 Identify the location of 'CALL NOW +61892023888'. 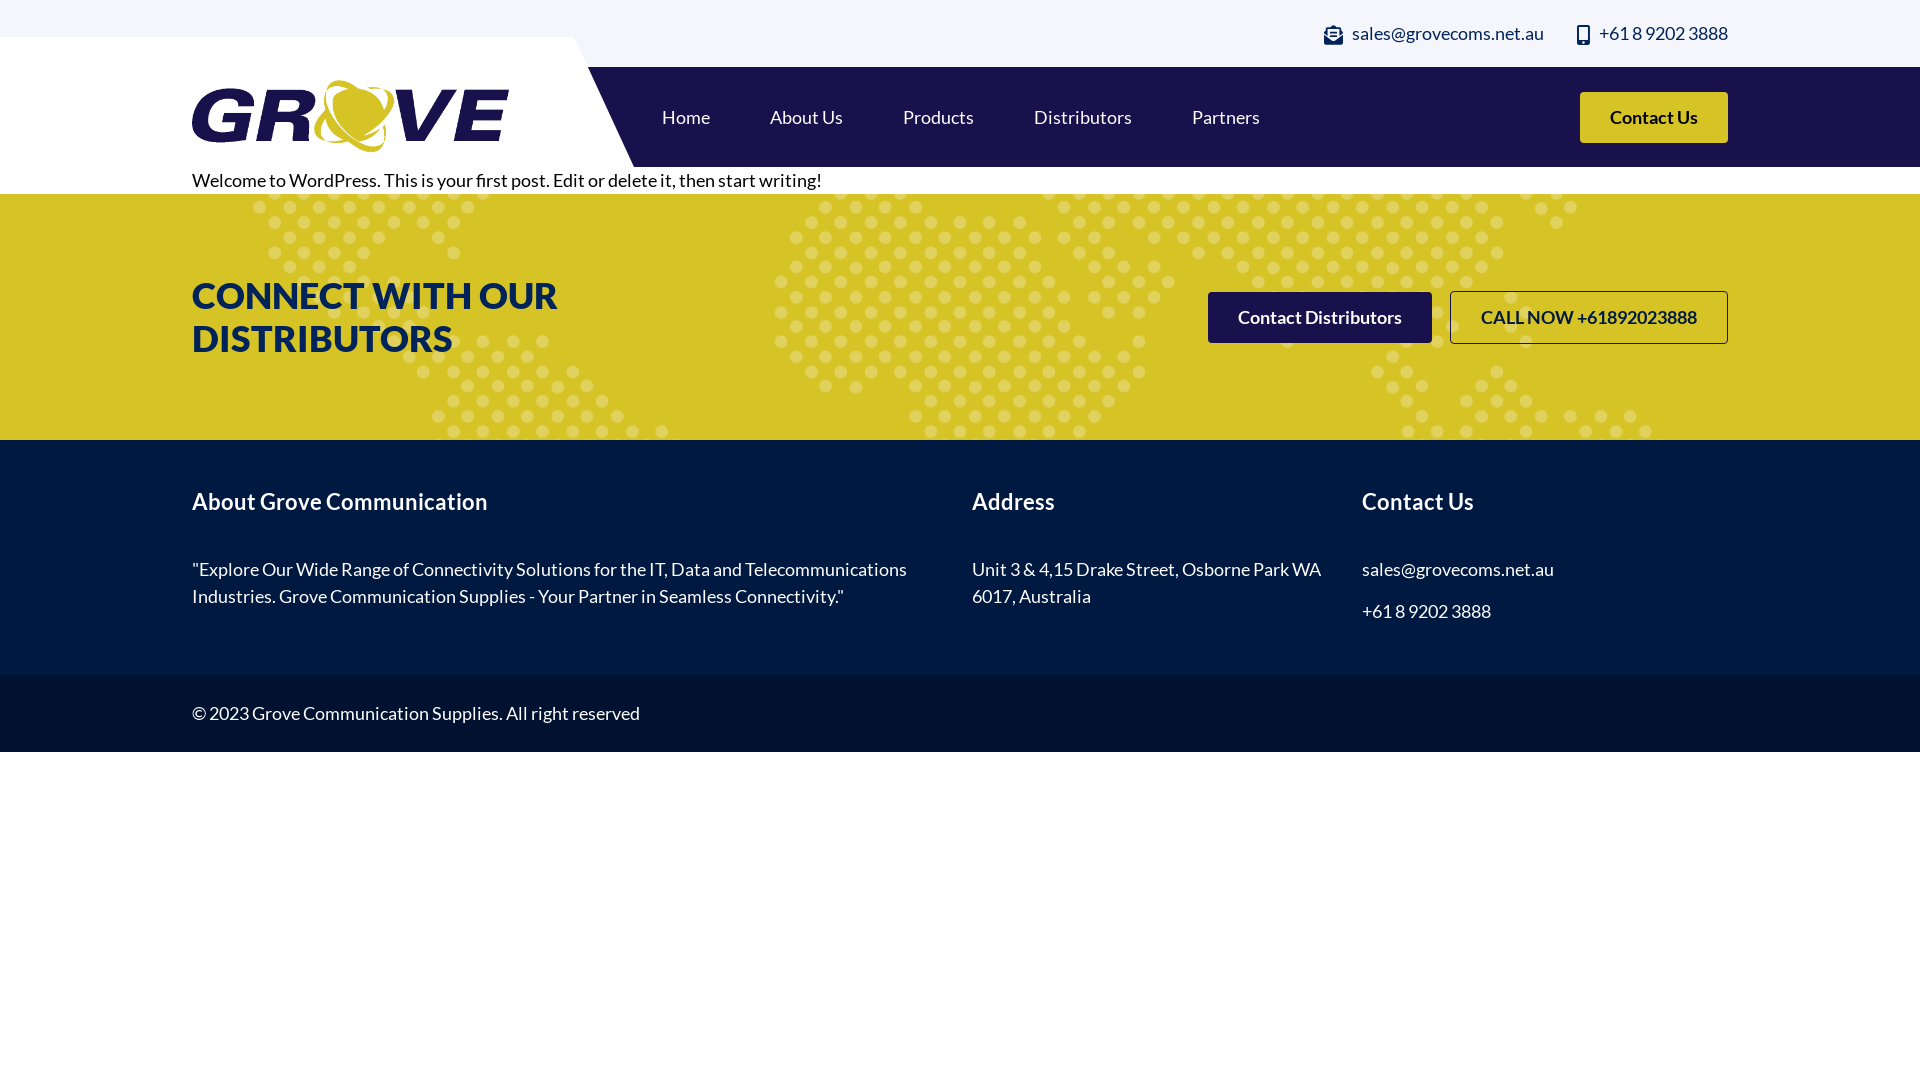
(1587, 316).